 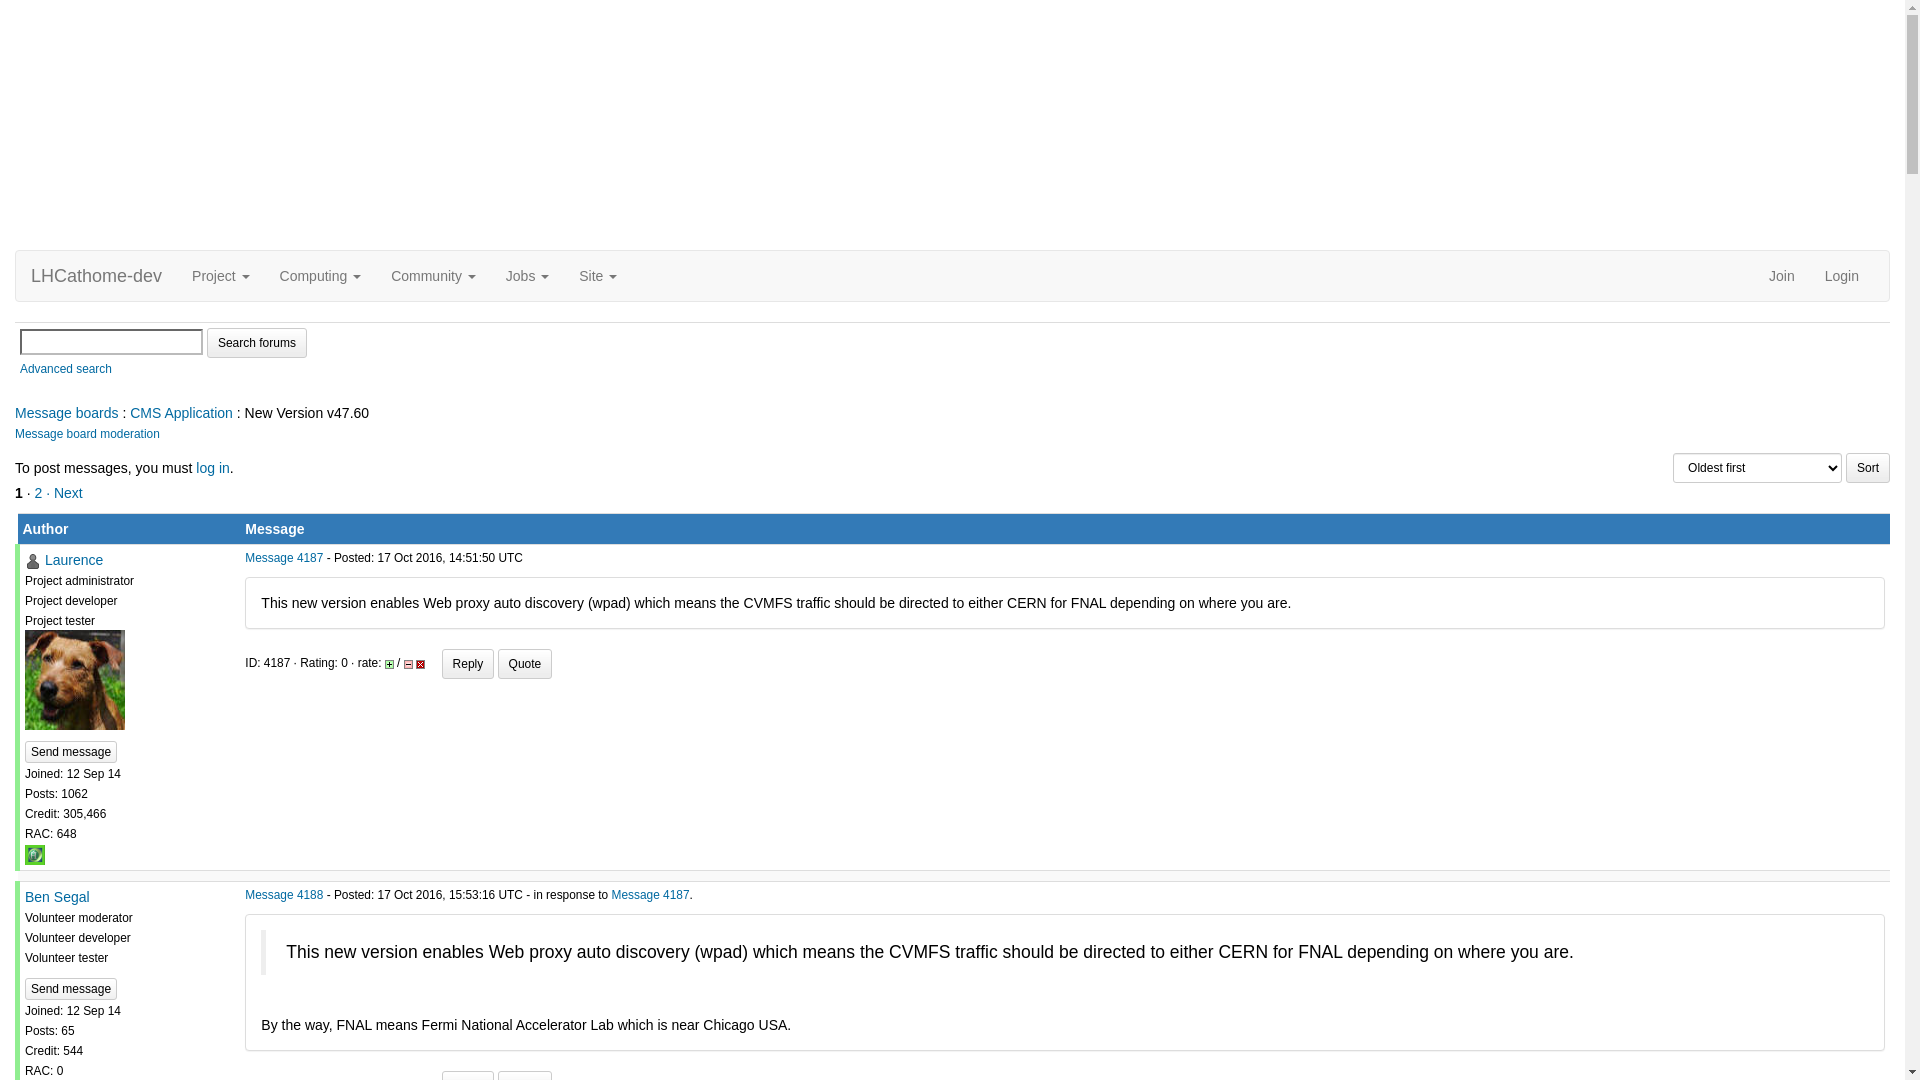 I want to click on 'View the profile of Laurence', so click(x=33, y=561).